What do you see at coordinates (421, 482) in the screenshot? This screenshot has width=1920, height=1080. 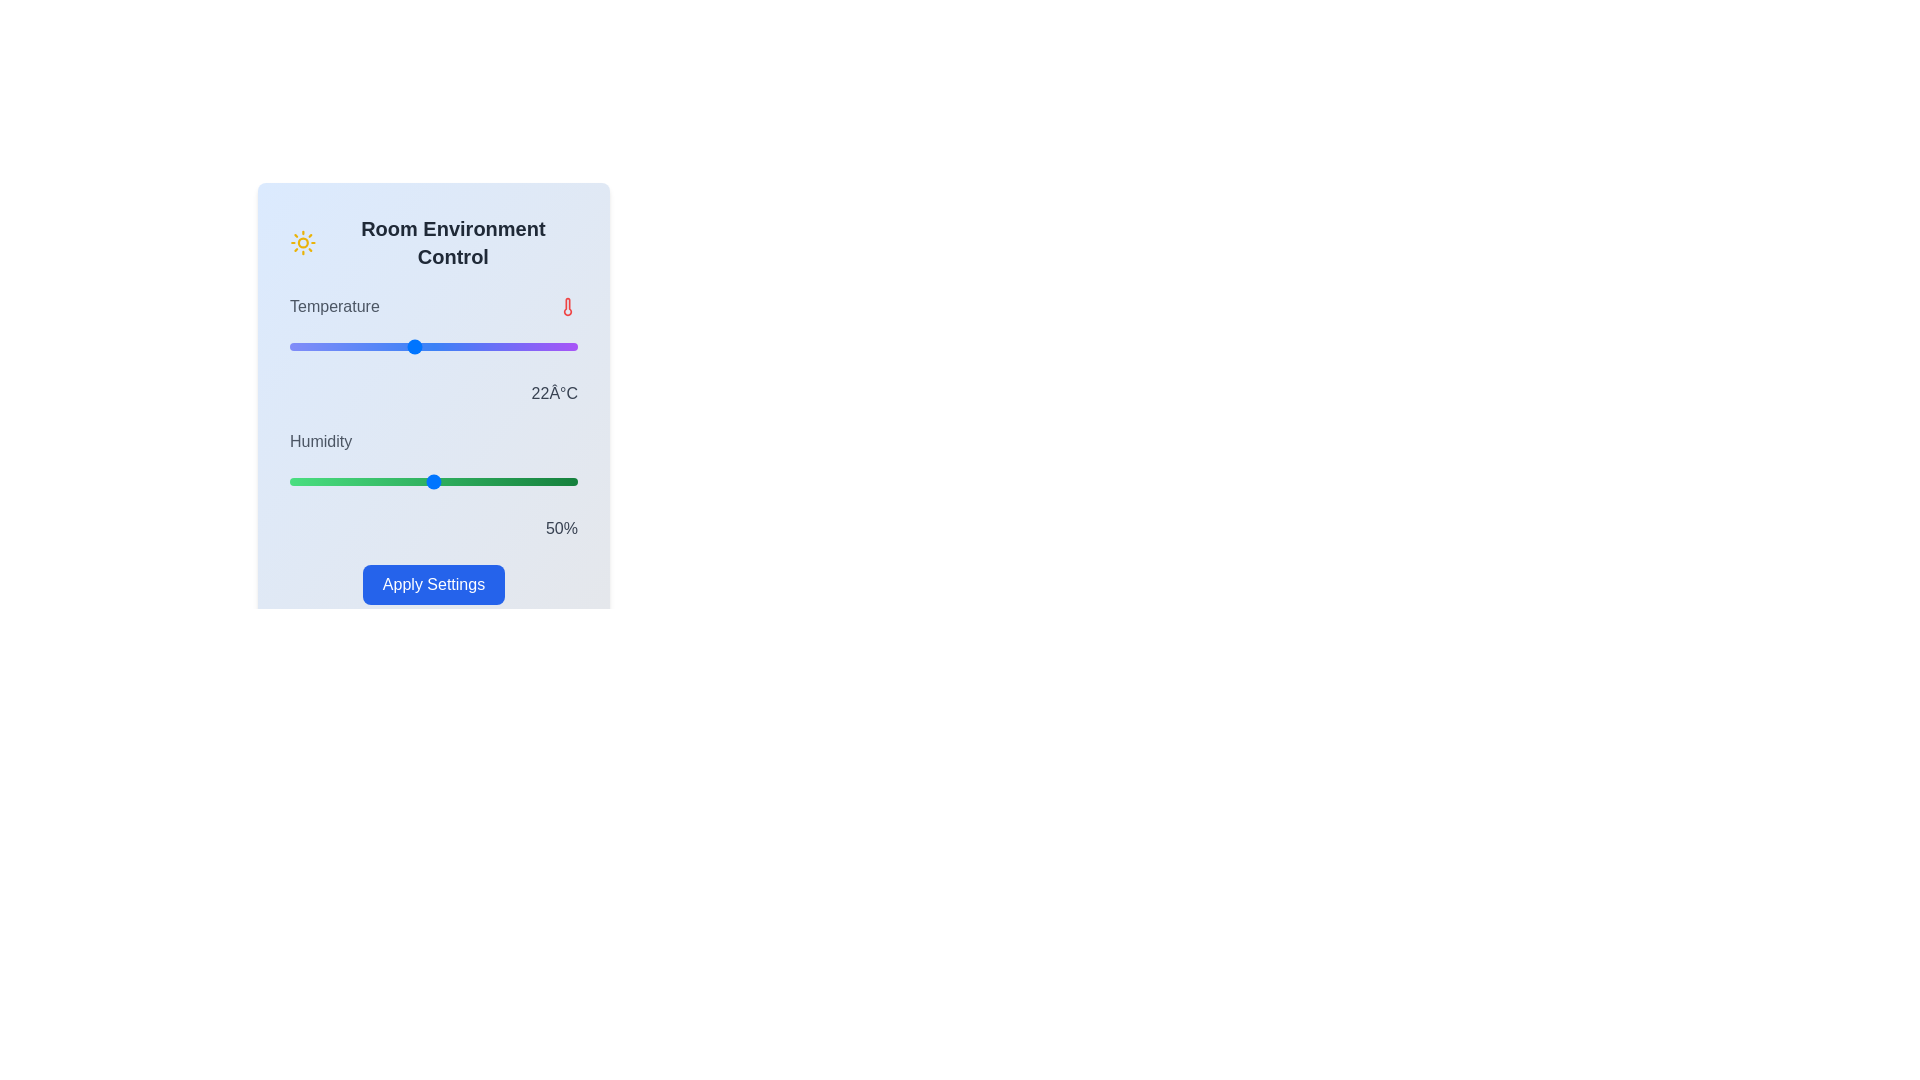 I see `the humidity slider to set the humidity to 46%` at bounding box center [421, 482].